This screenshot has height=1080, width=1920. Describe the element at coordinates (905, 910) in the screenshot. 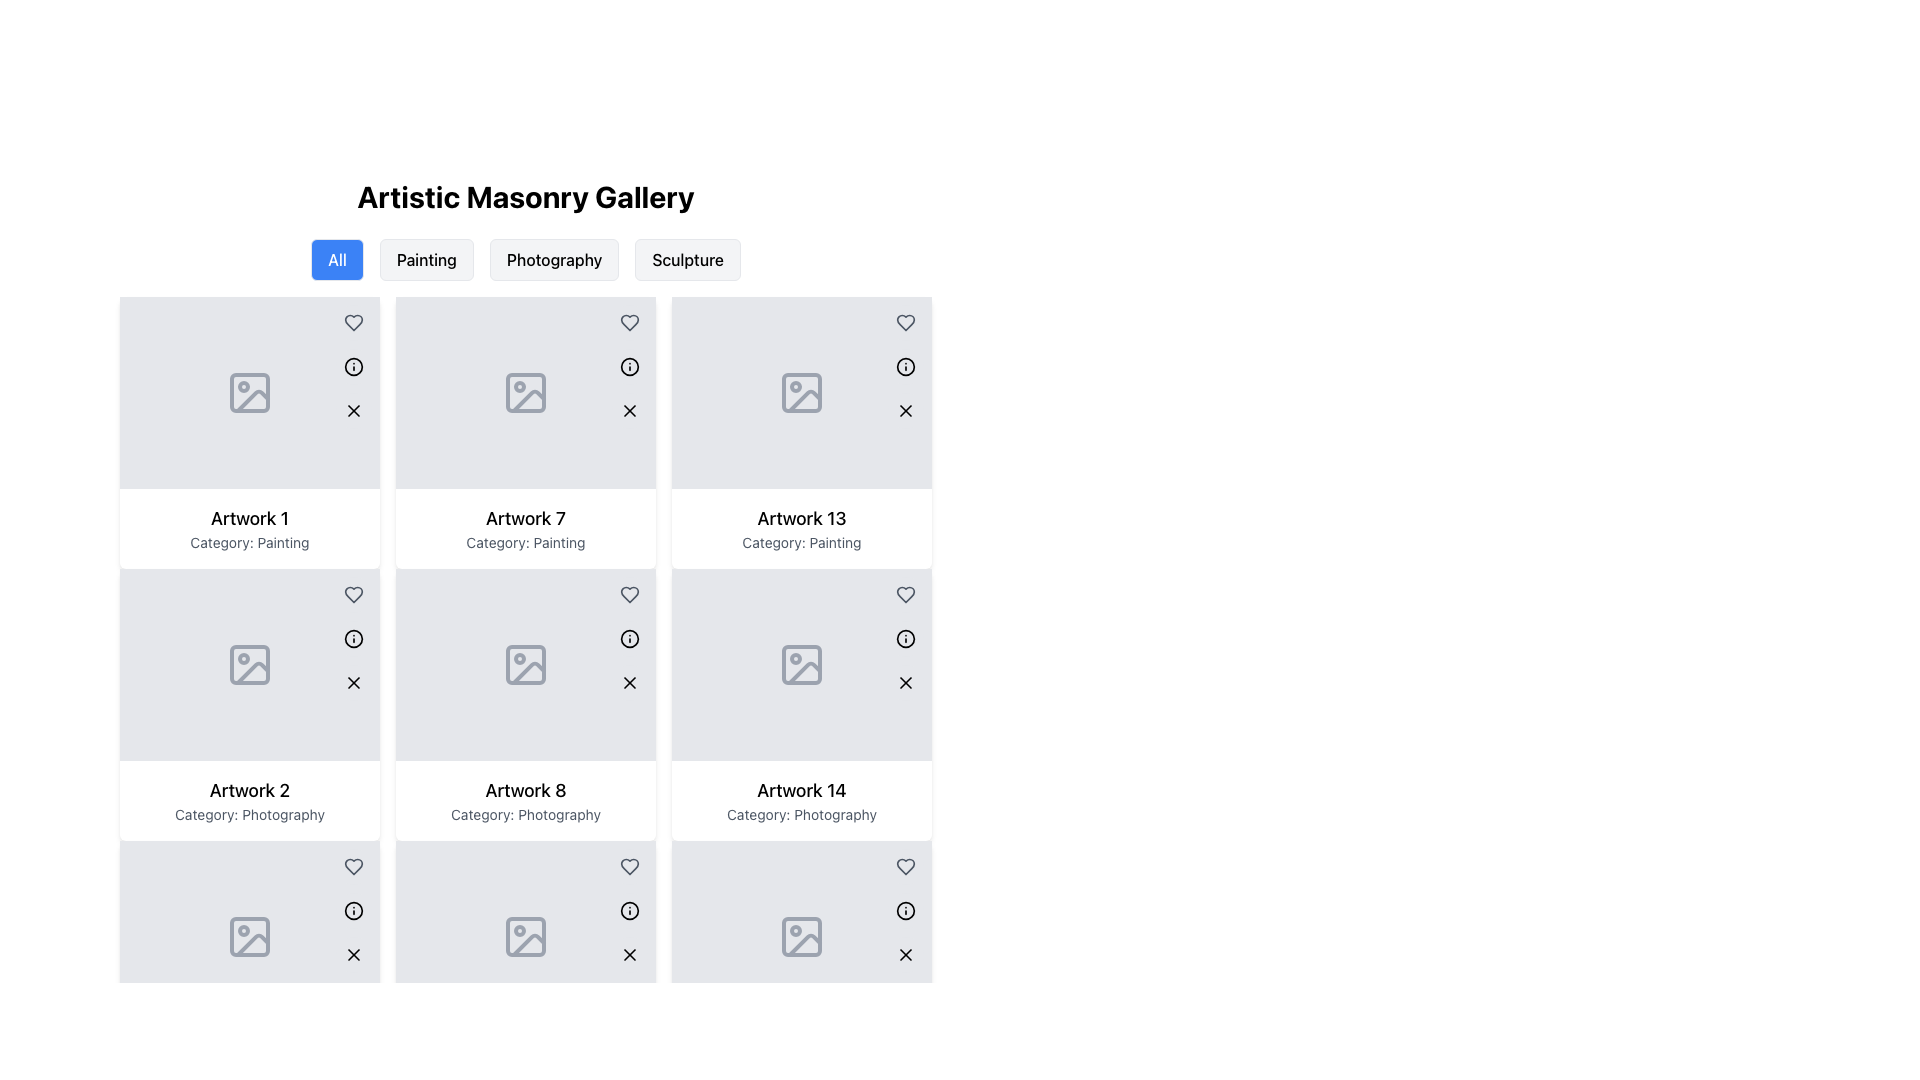

I see `the SVG Circle Element located` at that location.